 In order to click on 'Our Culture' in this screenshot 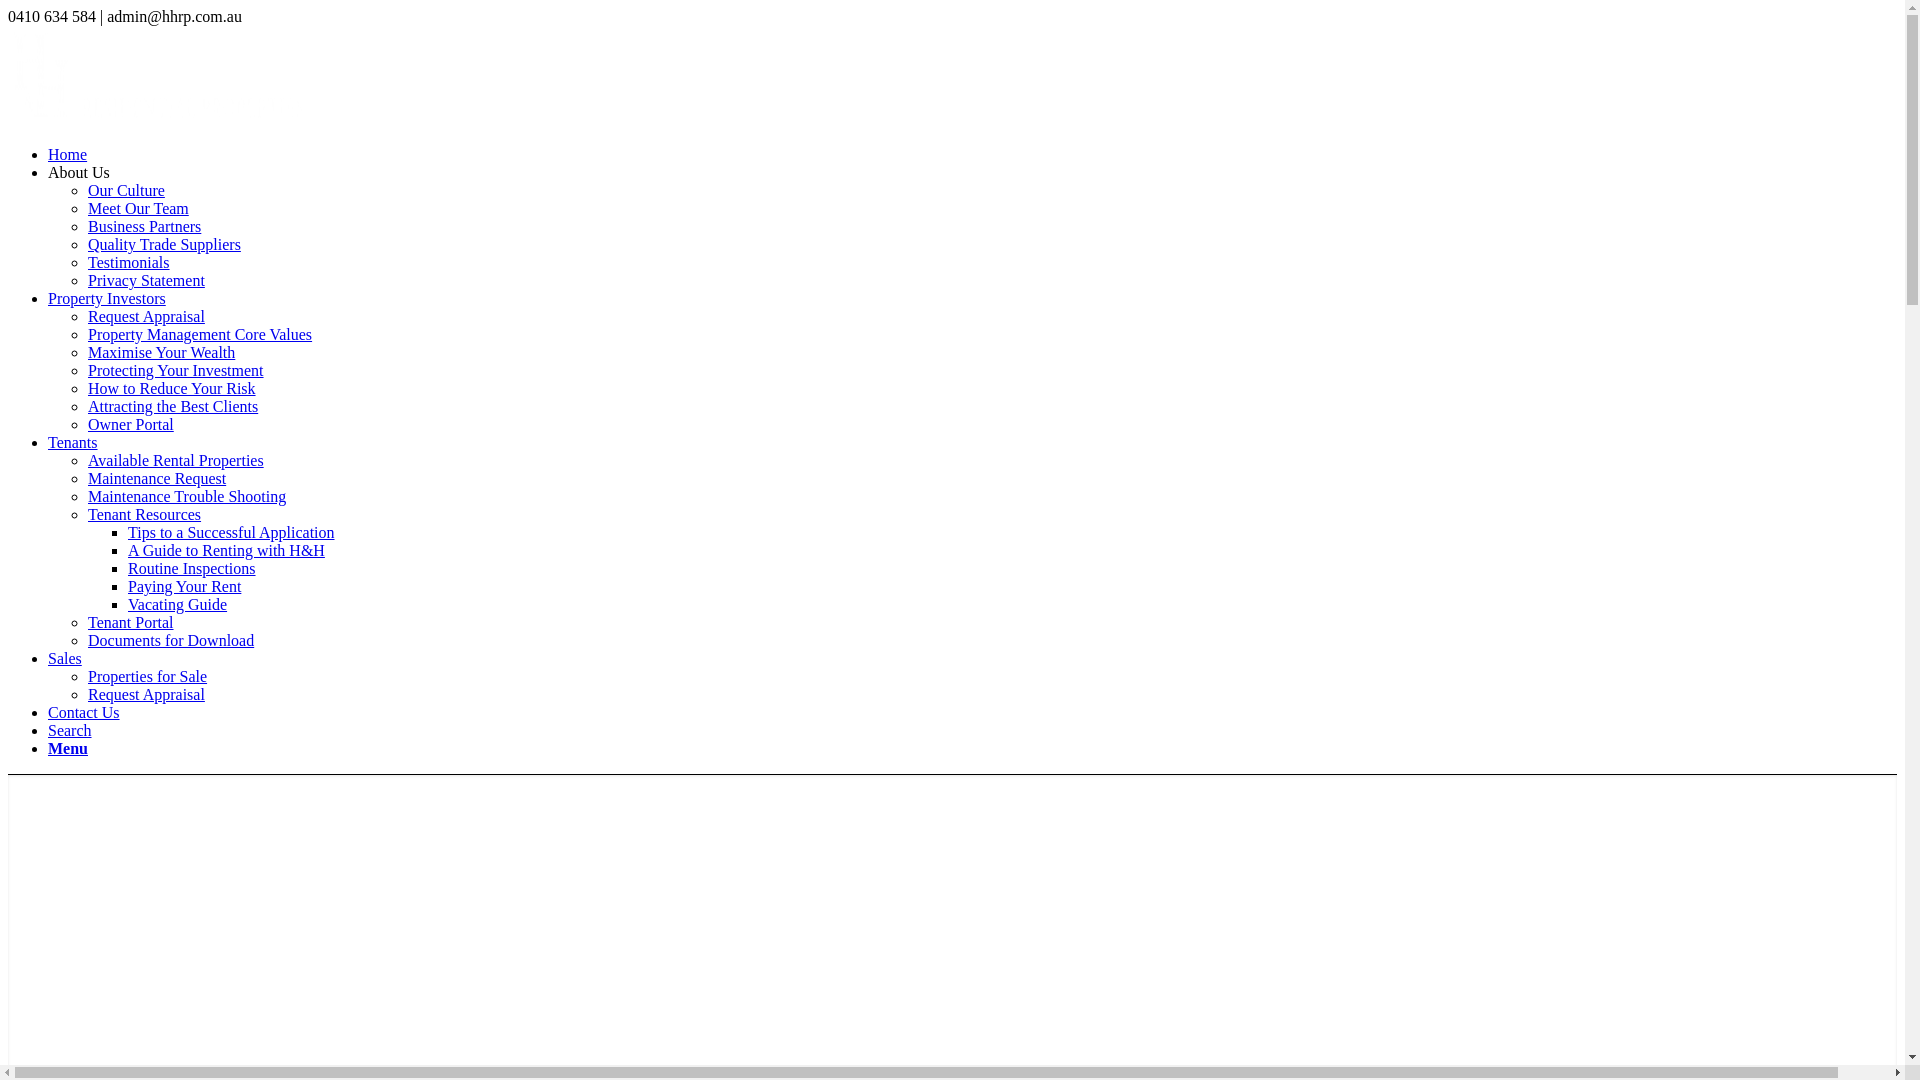, I will do `click(125, 190)`.